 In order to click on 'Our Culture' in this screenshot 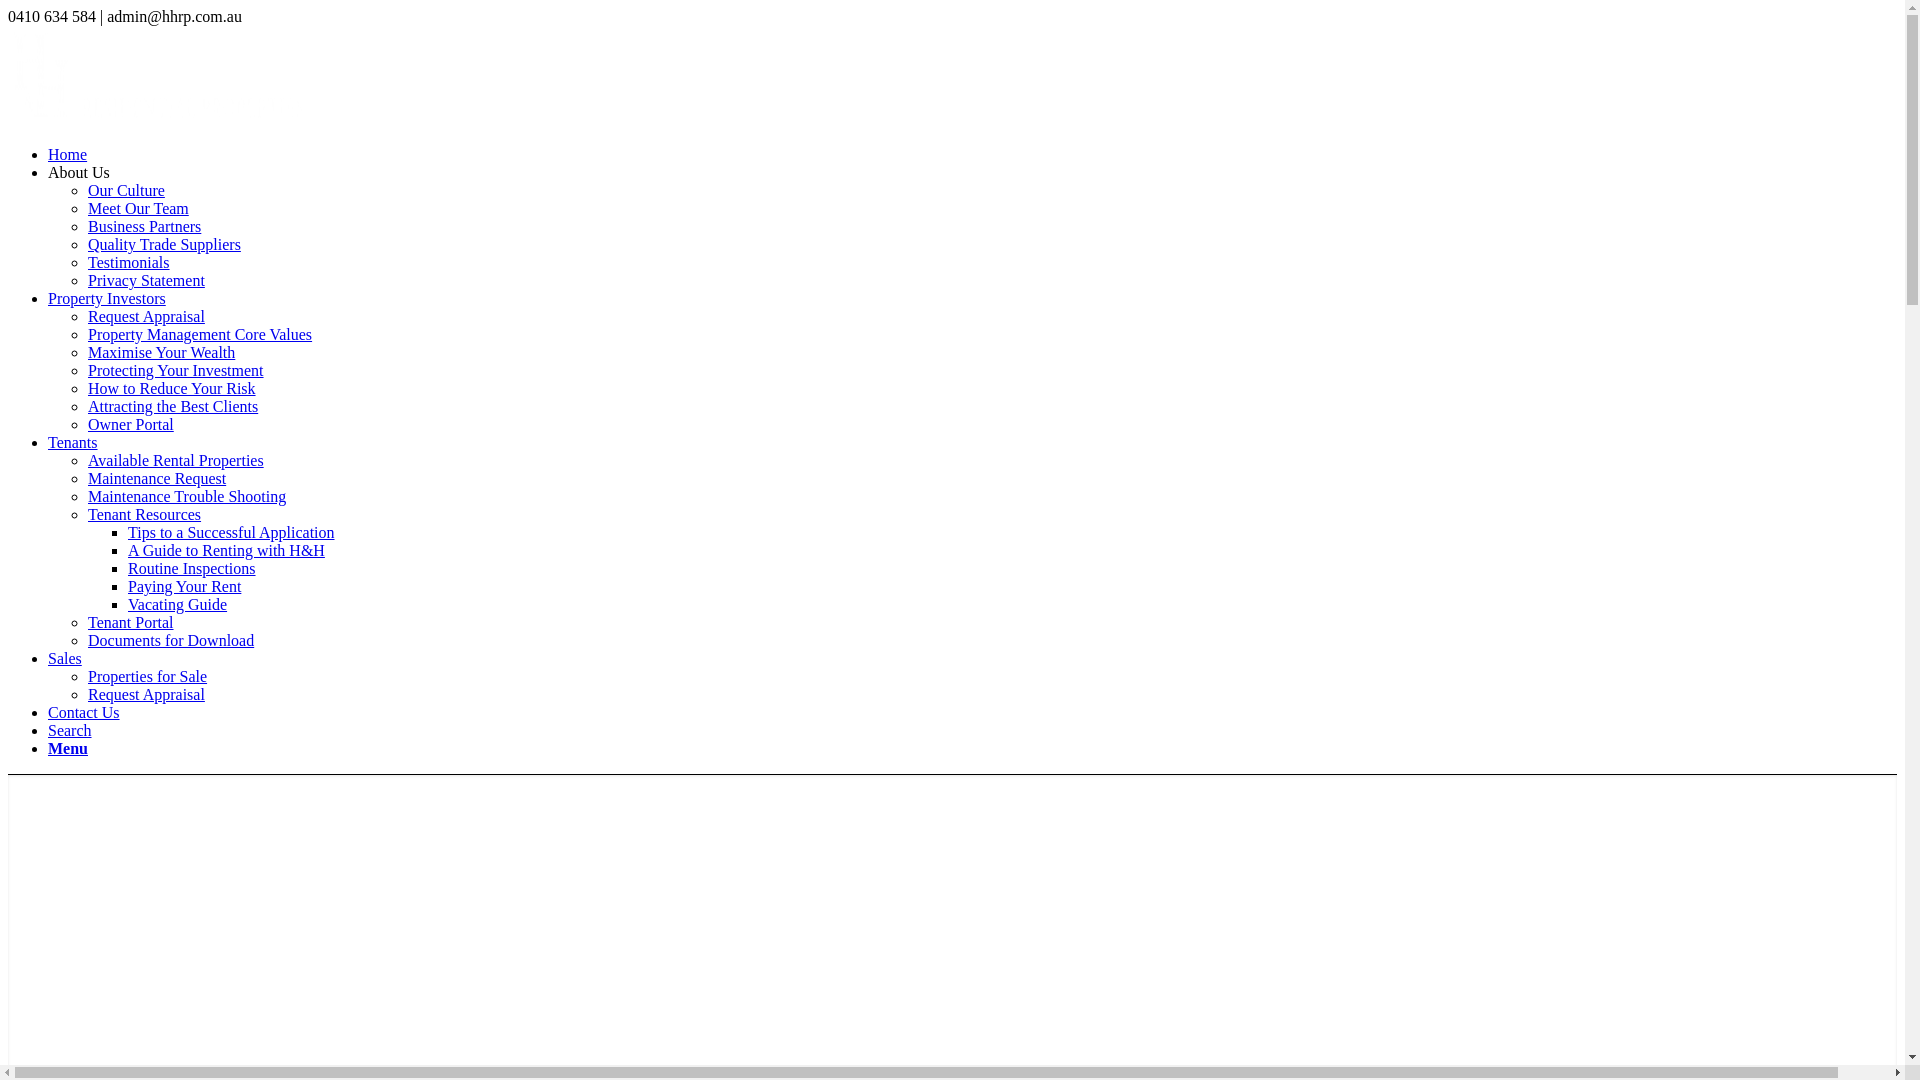, I will do `click(125, 190)`.